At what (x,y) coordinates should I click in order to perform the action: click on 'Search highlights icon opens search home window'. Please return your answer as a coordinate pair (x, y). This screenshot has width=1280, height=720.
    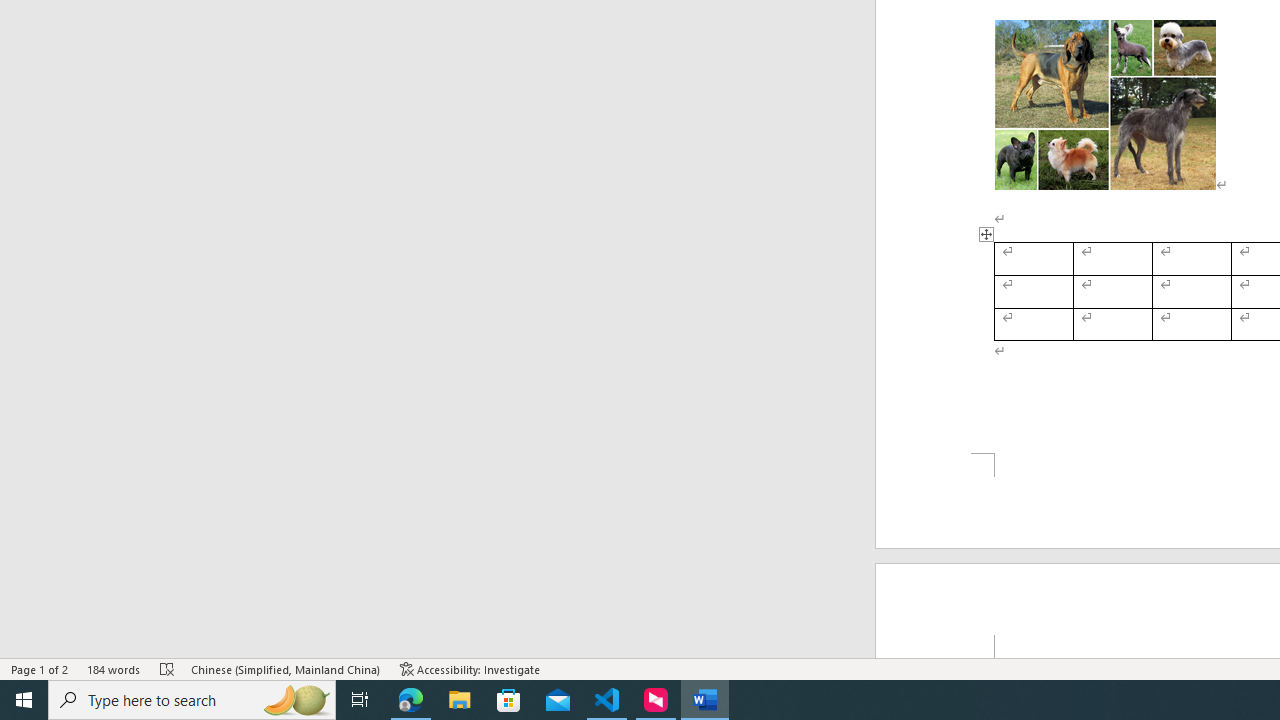
    Looking at the image, I should click on (294, 698).